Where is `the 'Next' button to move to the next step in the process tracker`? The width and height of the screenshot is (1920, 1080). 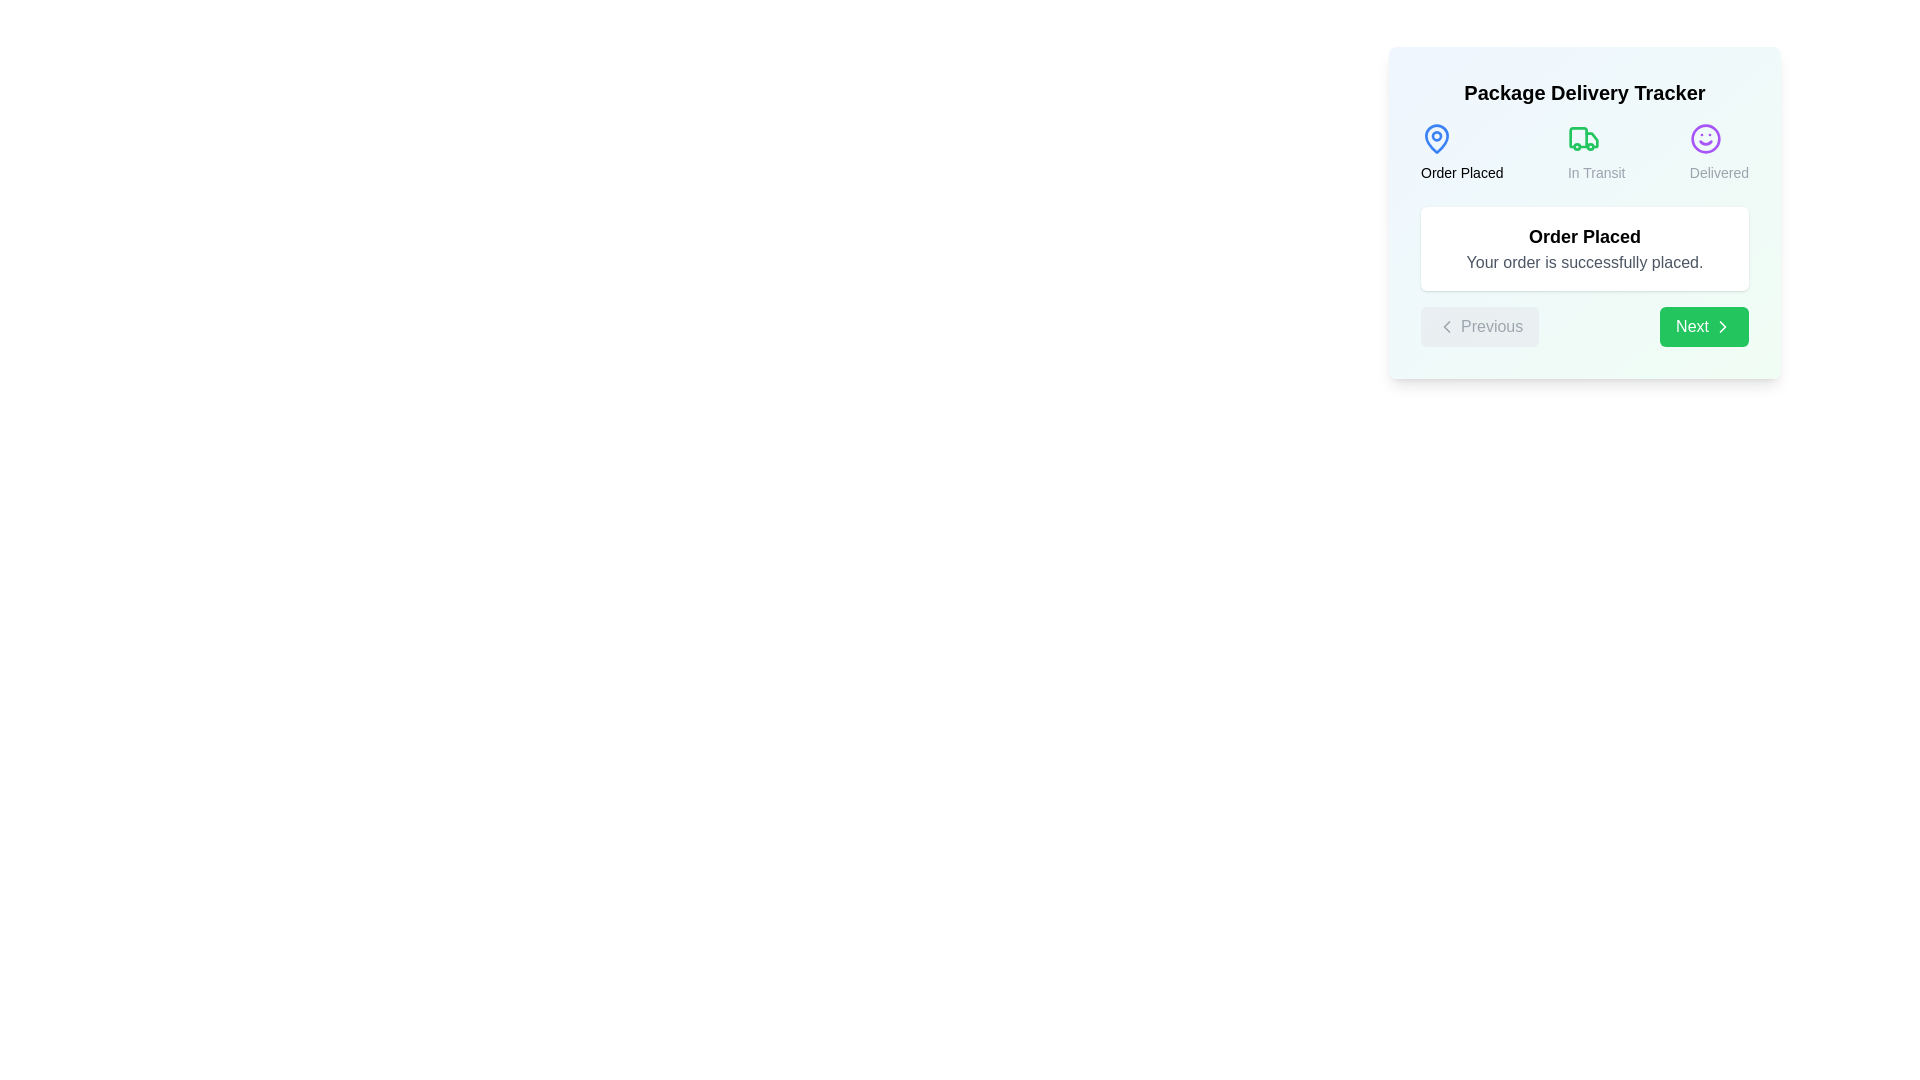 the 'Next' button to move to the next step in the process tracker is located at coordinates (1703, 326).